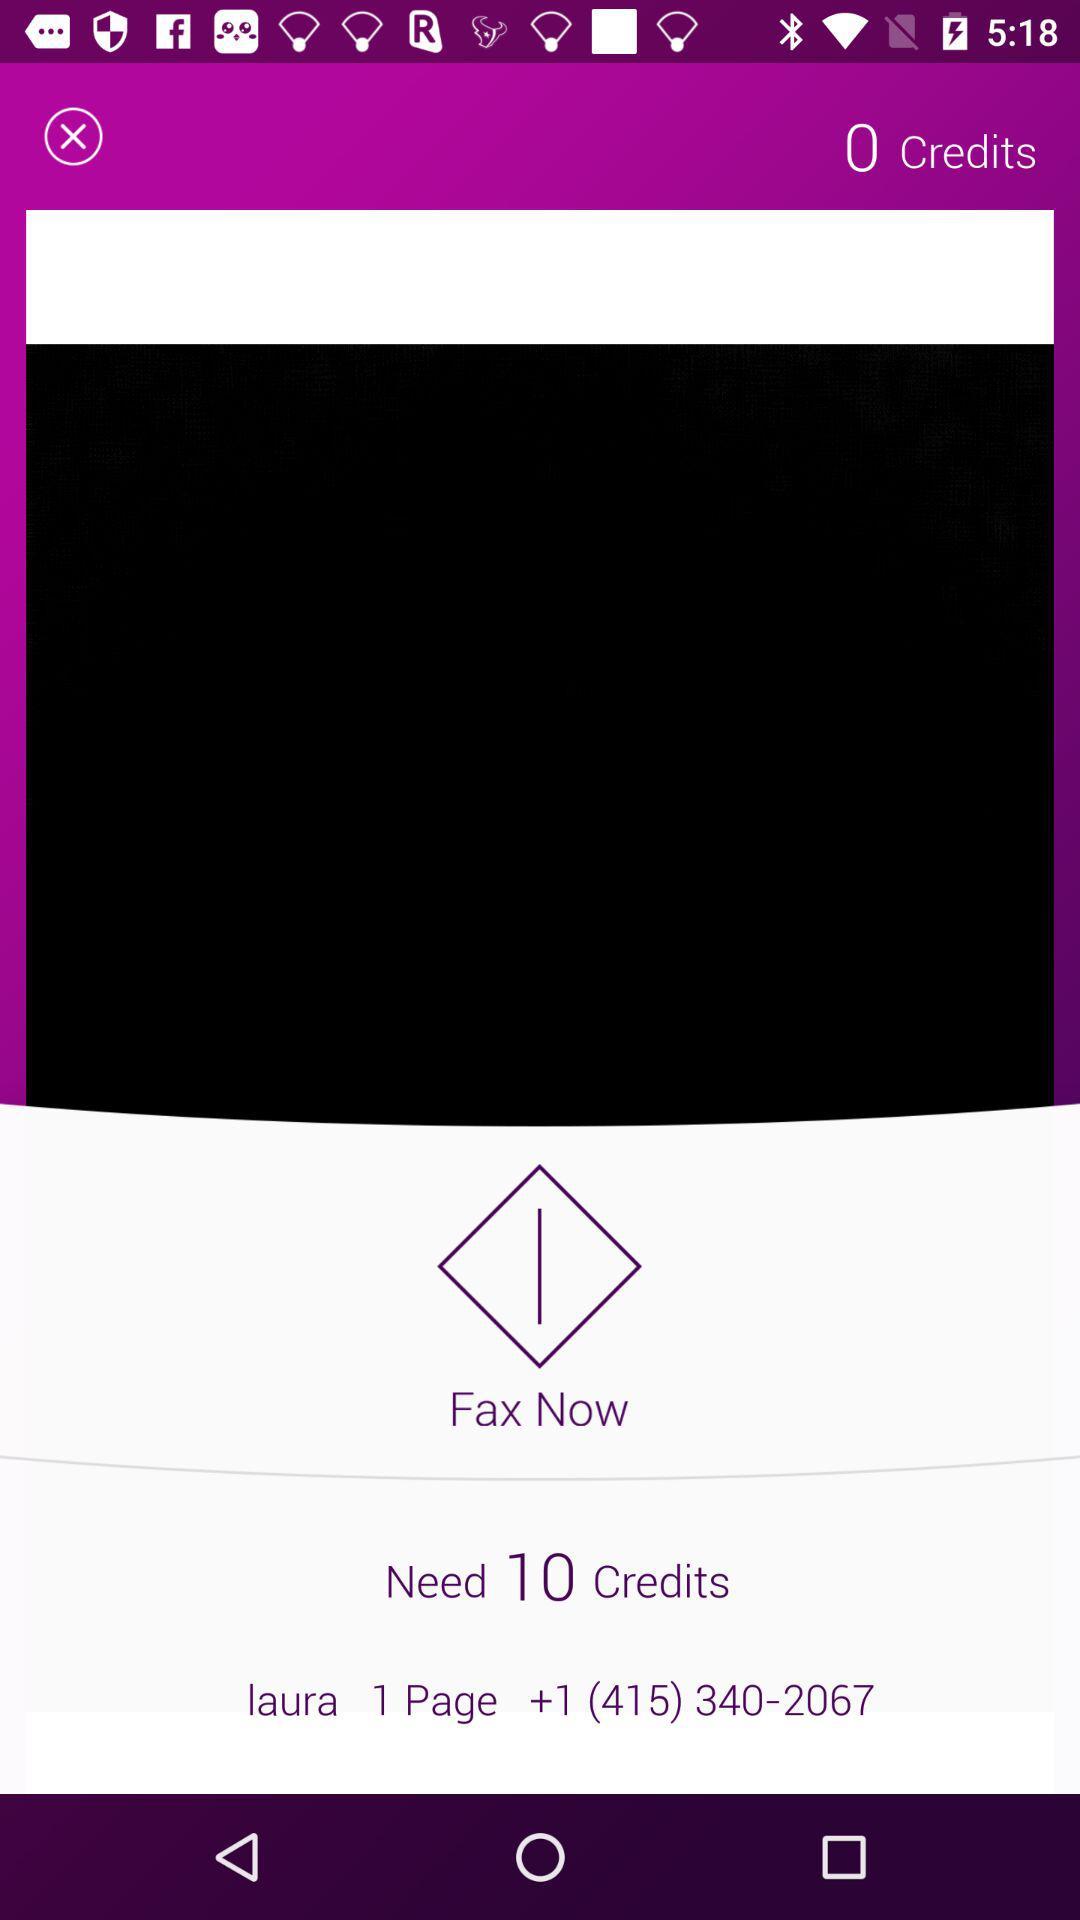 This screenshot has width=1080, height=1920. Describe the element at coordinates (861, 144) in the screenshot. I see `the 0` at that location.